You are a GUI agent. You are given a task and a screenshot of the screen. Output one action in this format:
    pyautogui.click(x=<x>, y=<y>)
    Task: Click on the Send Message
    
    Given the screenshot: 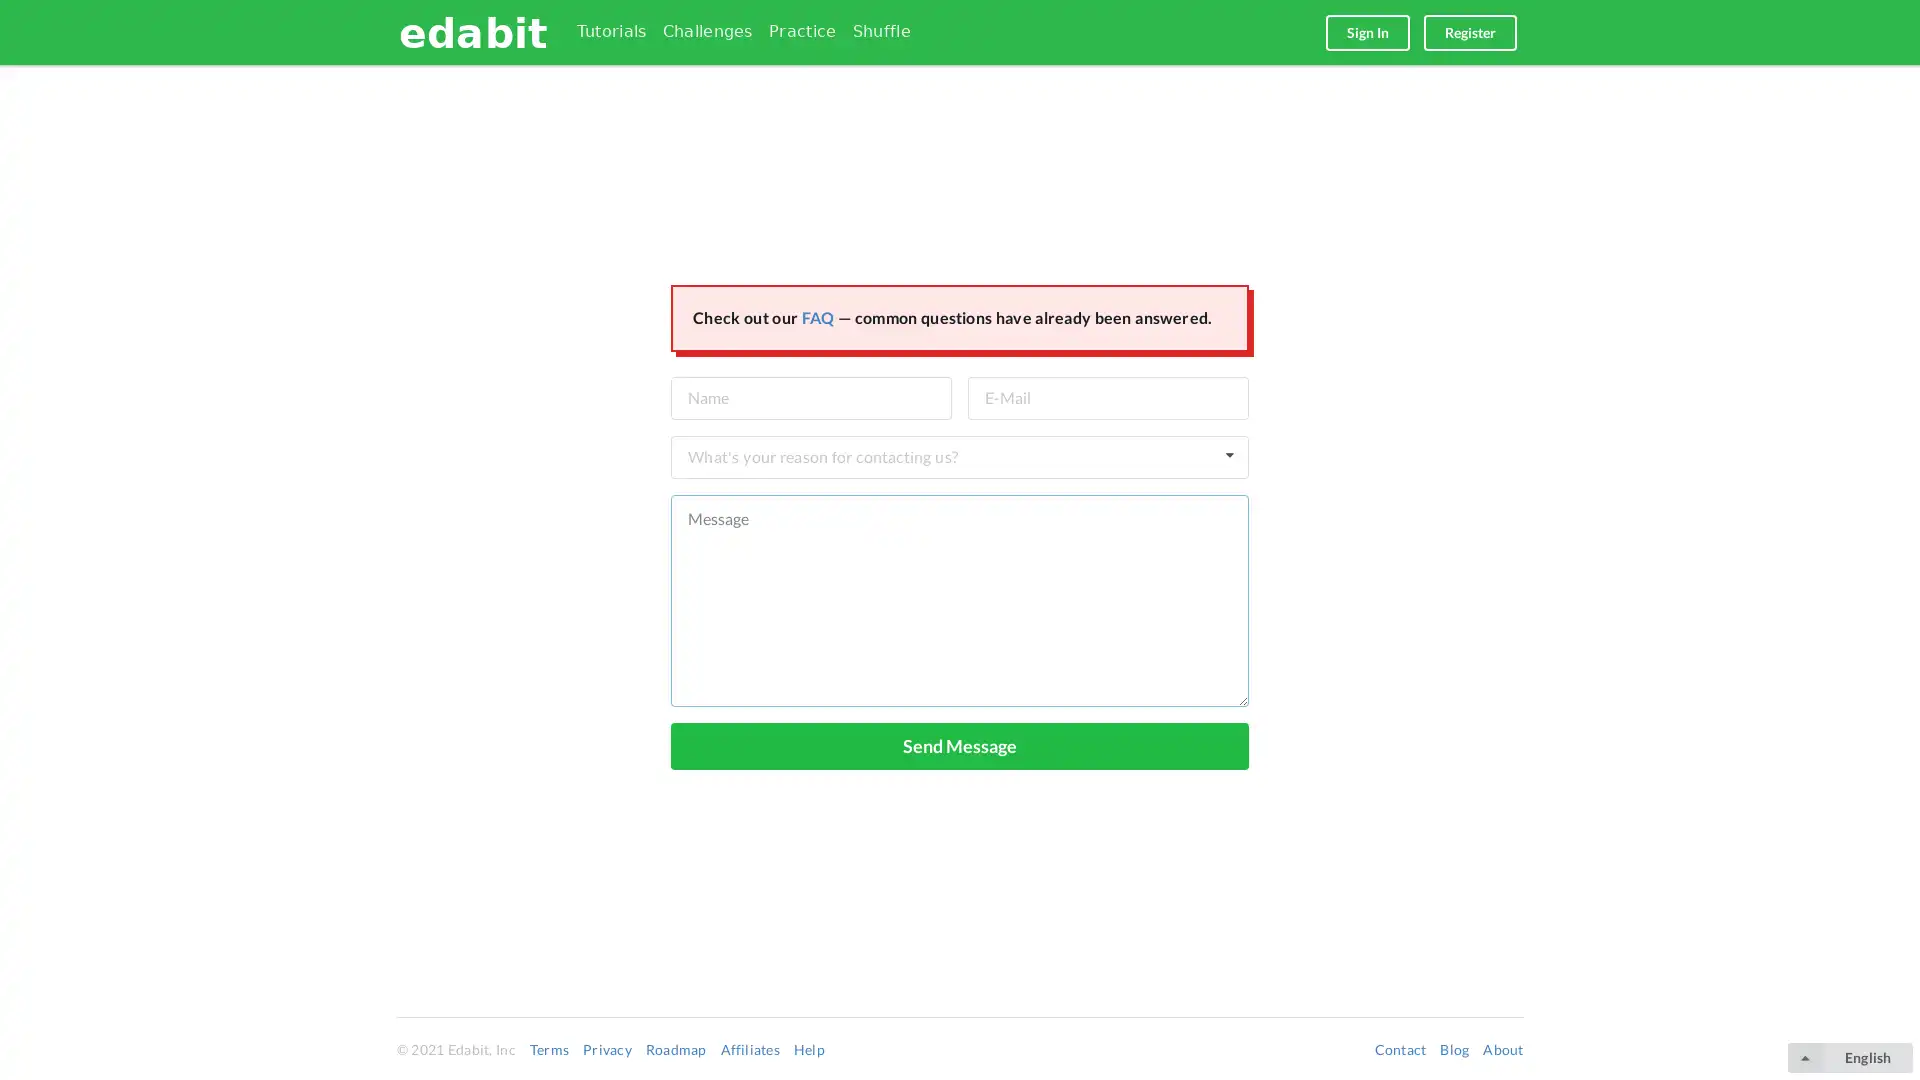 What is the action you would take?
    pyautogui.click(x=958, y=745)
    